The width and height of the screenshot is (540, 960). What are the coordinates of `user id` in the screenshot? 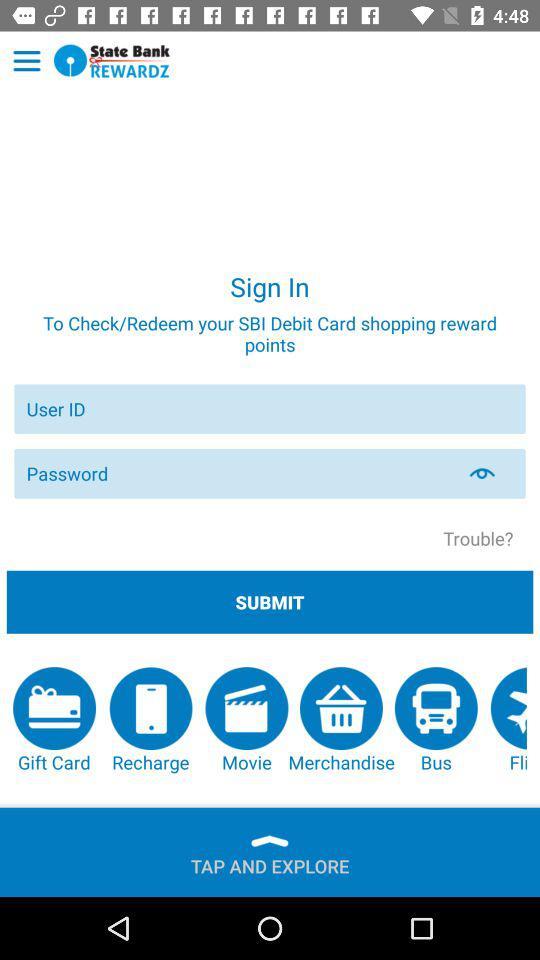 It's located at (270, 408).